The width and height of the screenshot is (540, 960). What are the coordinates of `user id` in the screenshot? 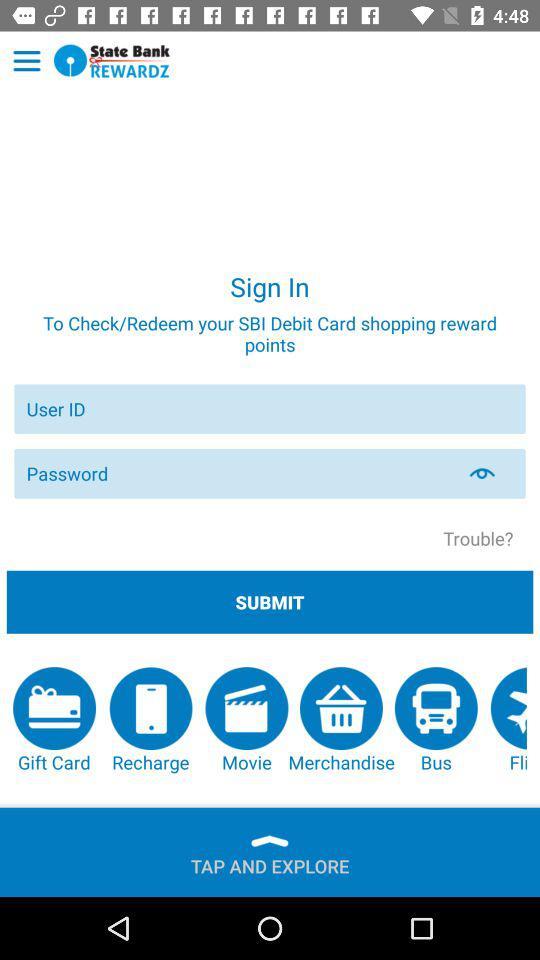 It's located at (270, 408).